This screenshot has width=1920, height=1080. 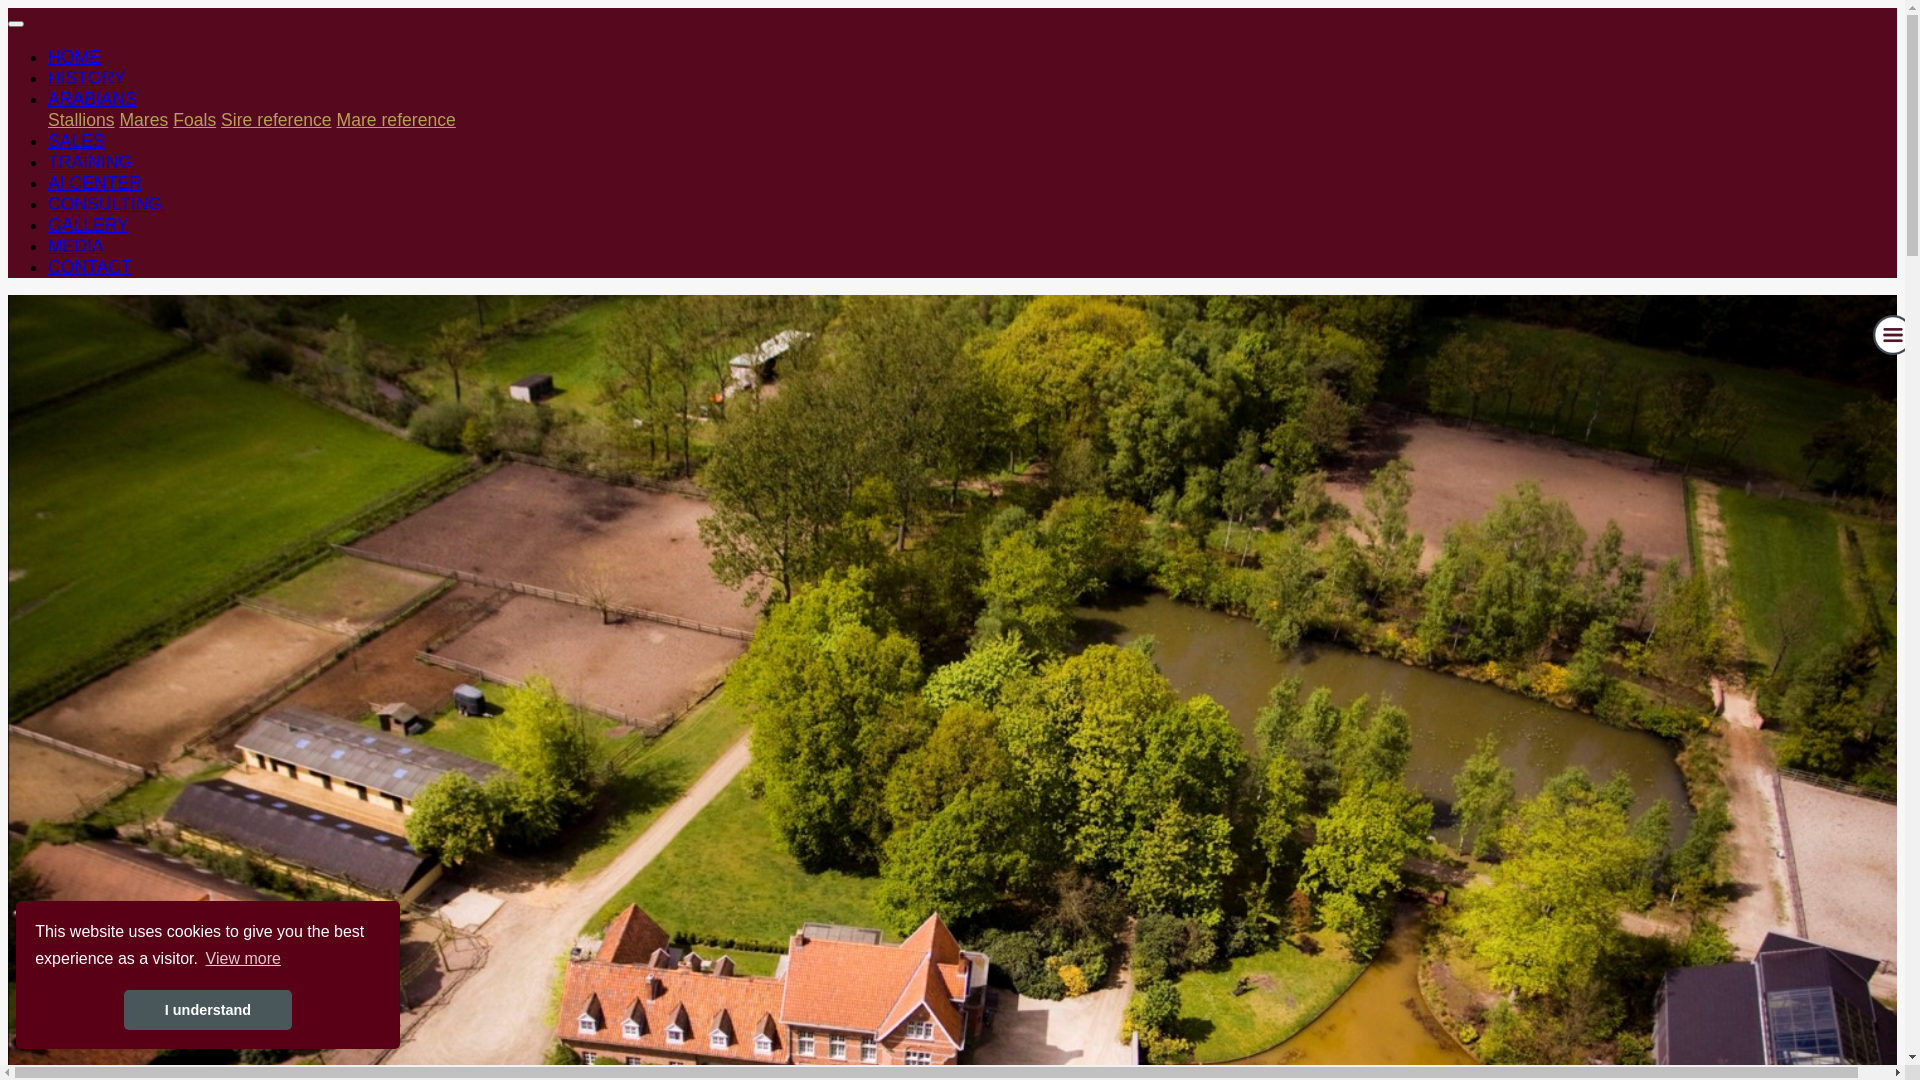 I want to click on 'HISTORY', so click(x=48, y=76).